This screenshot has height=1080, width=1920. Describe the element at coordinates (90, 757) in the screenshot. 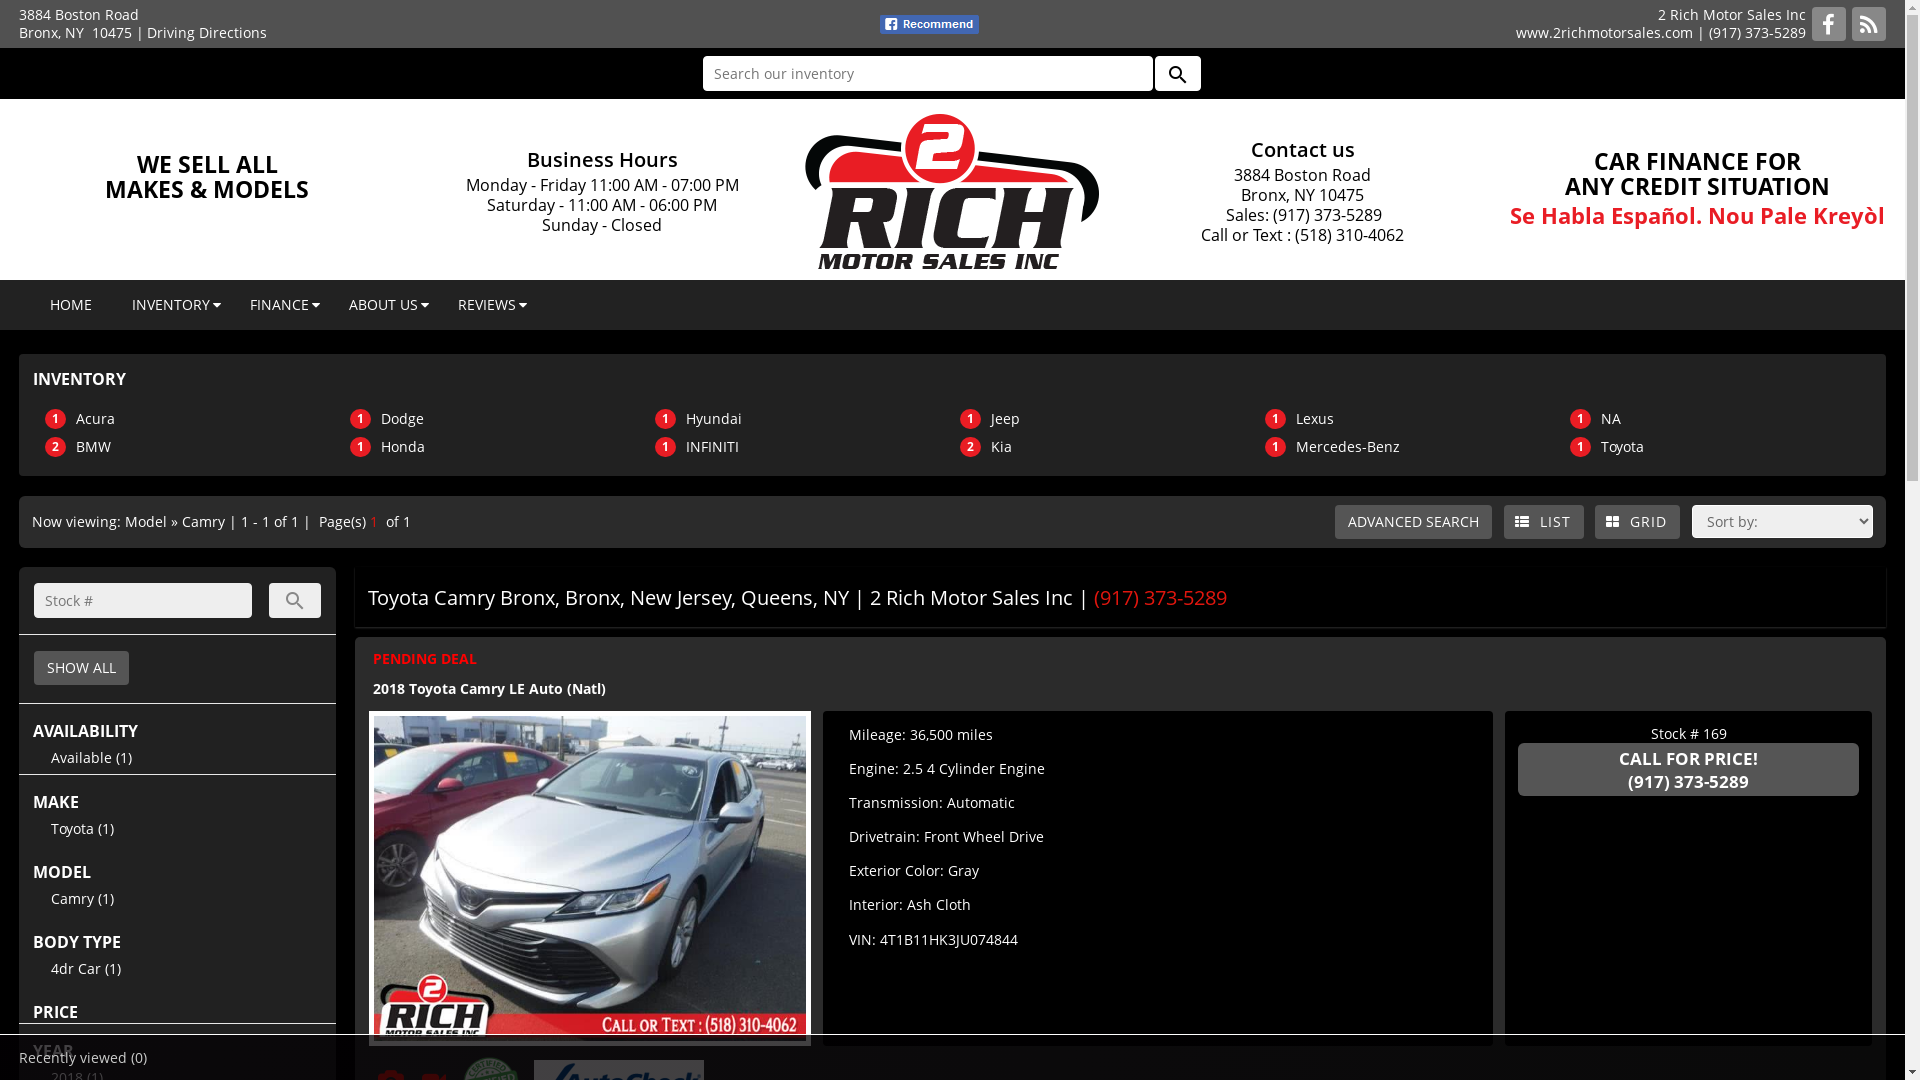

I see `'Available (1)'` at that location.